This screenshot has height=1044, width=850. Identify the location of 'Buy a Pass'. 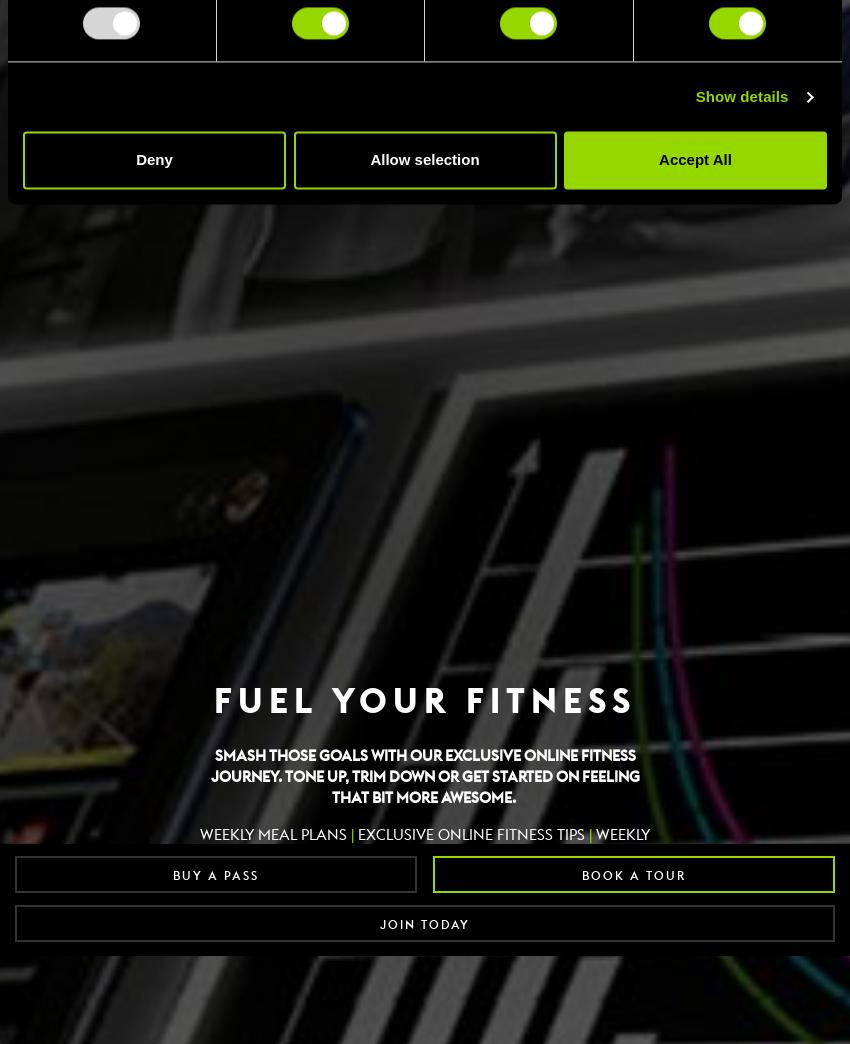
(215, 875).